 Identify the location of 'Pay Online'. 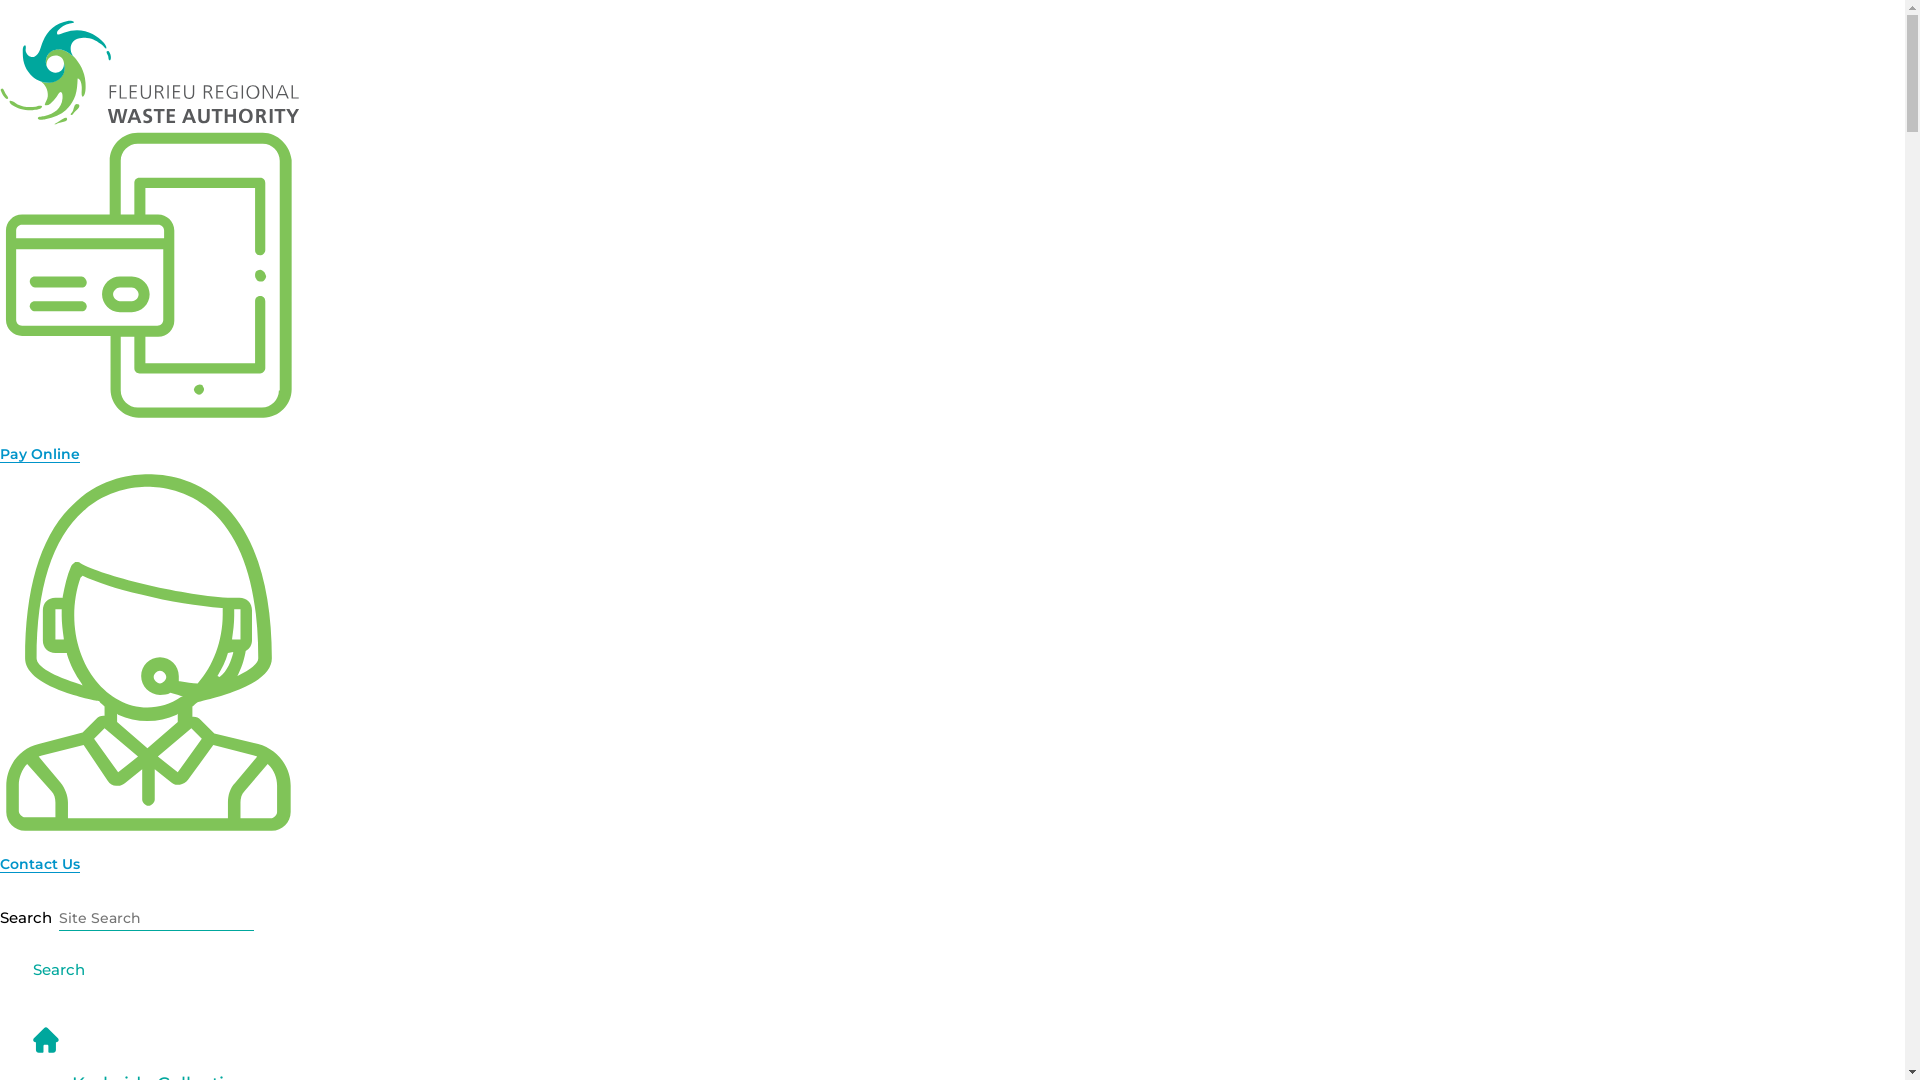
(39, 452).